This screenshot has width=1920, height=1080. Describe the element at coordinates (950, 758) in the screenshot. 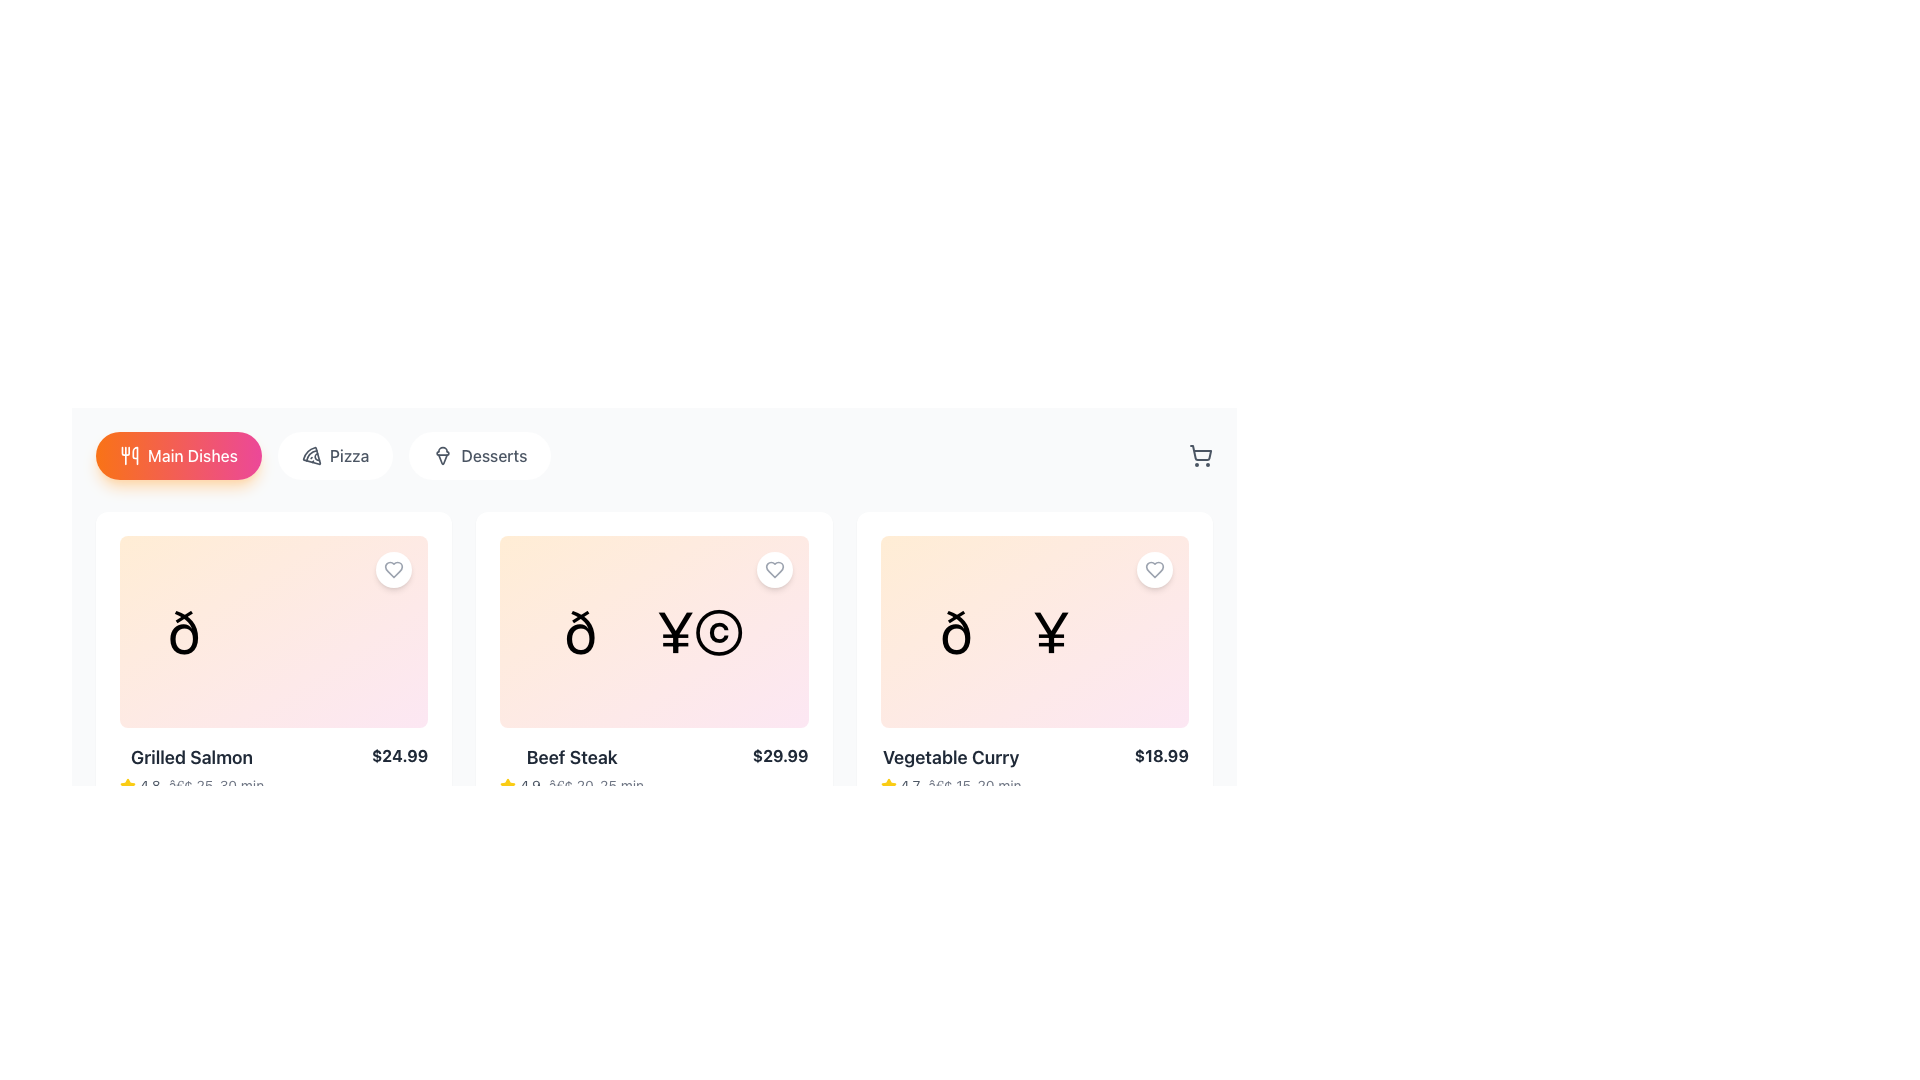

I see `the static text label that serves as the title of the item in the rightmost card, located below the icon graphics` at that location.